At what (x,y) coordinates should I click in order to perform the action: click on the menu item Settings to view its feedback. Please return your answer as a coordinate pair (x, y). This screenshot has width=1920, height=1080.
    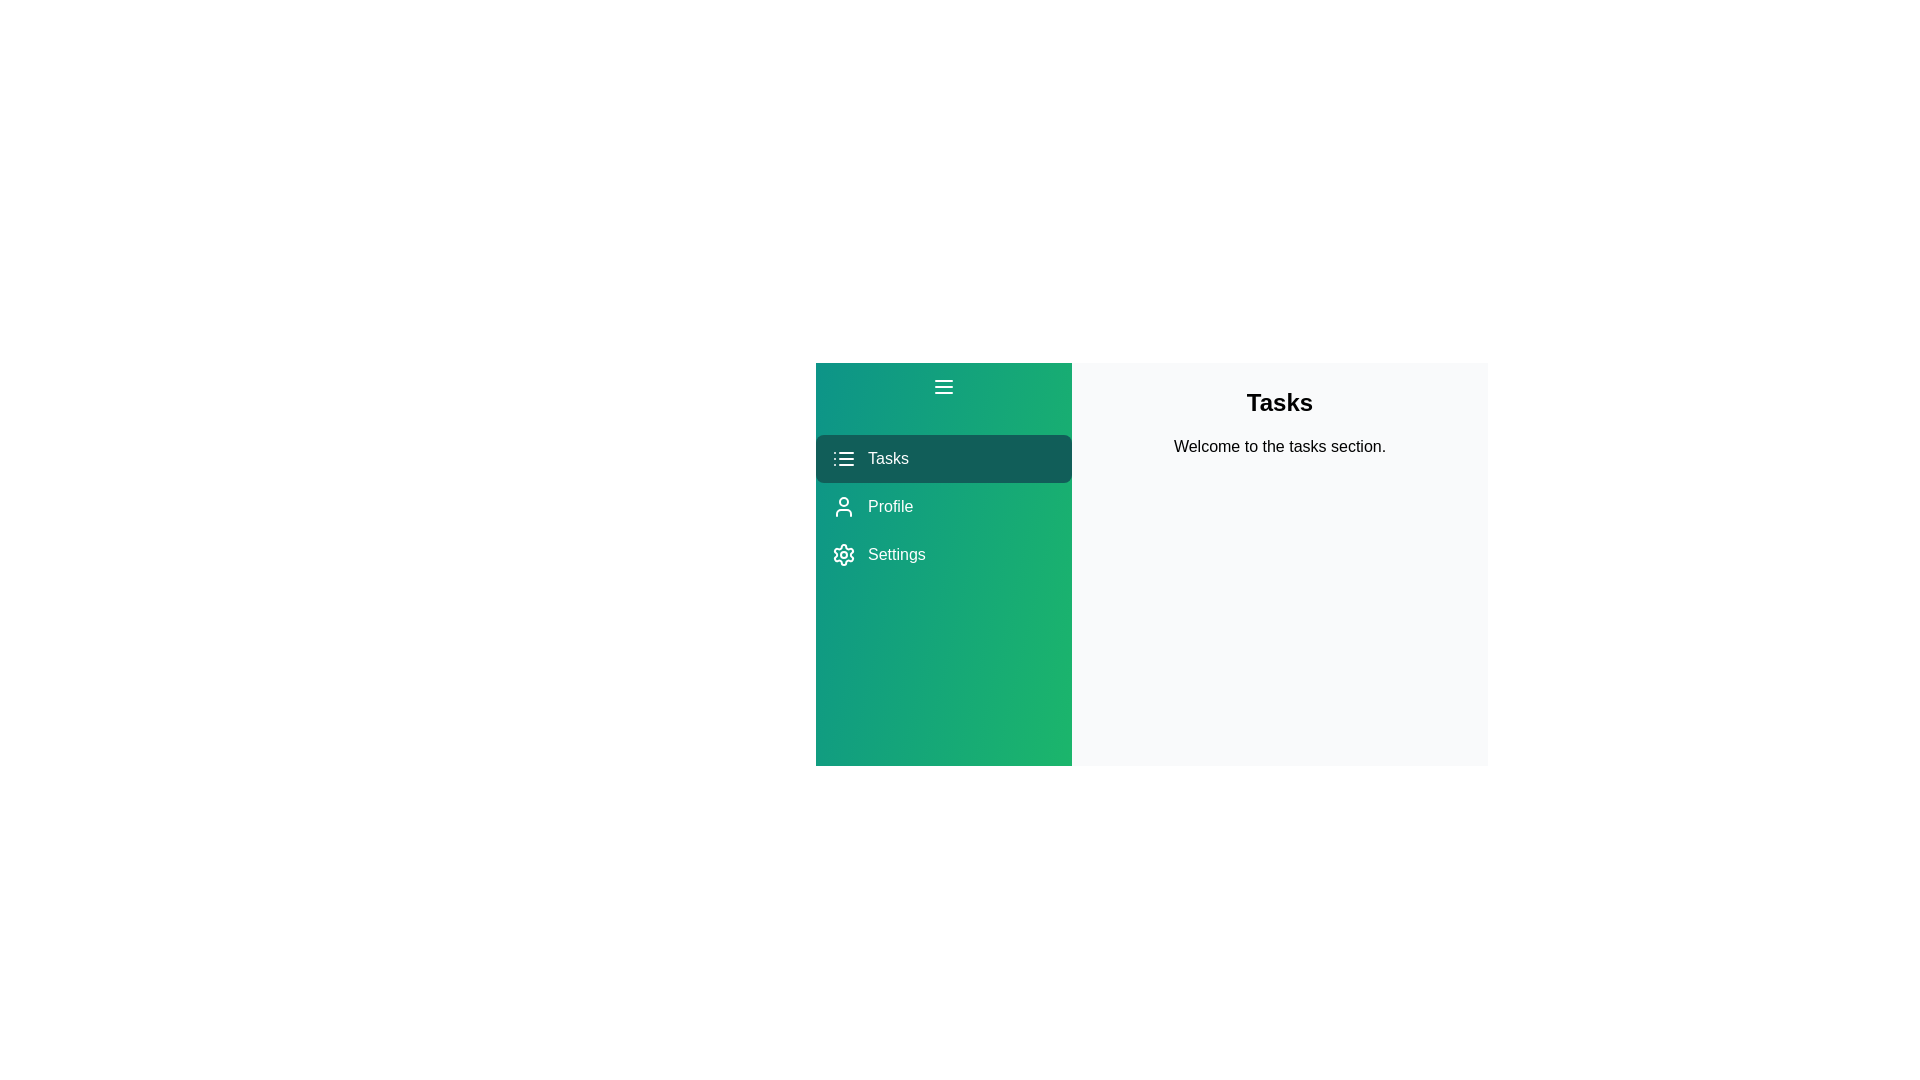
    Looking at the image, I should click on (943, 555).